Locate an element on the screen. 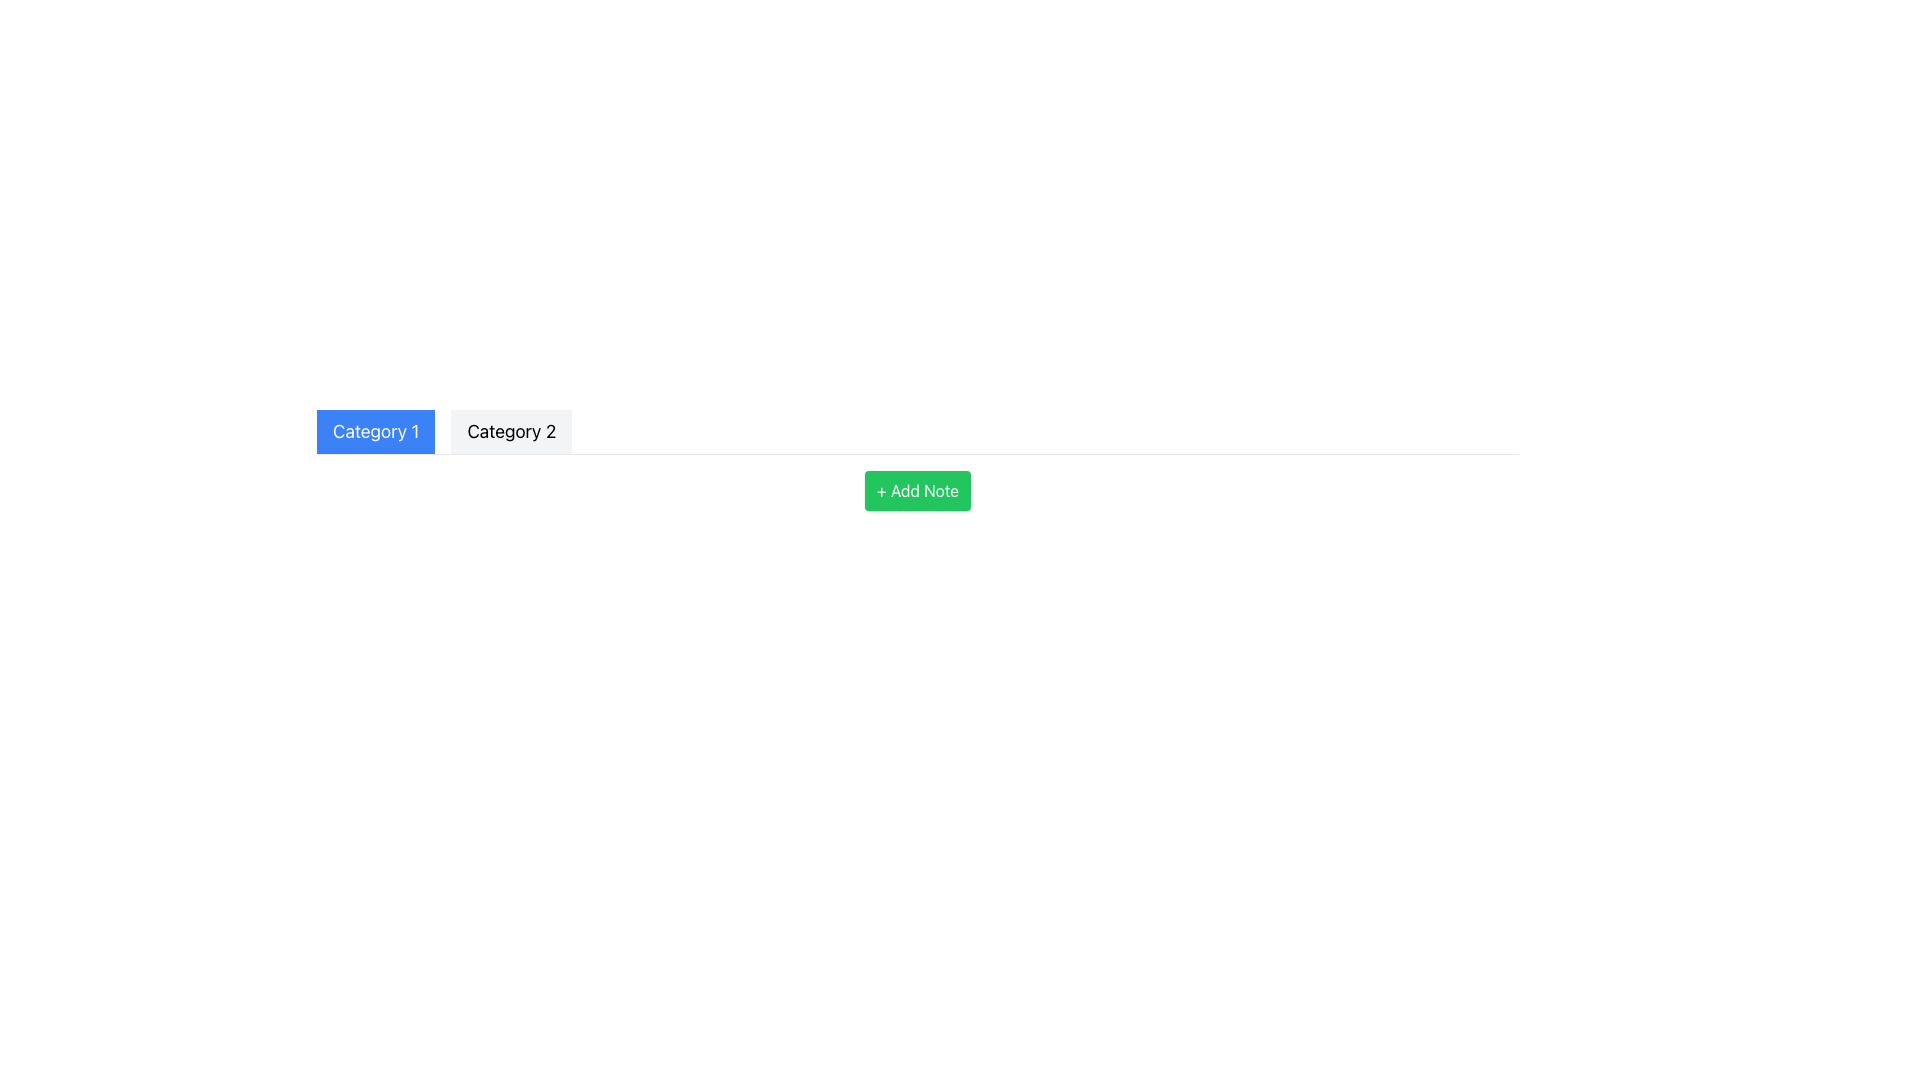  the 'Category 2' button, which is a rectangular button with a light gray background and black text, located to the right of the 'Category 1' button is located at coordinates (511, 431).